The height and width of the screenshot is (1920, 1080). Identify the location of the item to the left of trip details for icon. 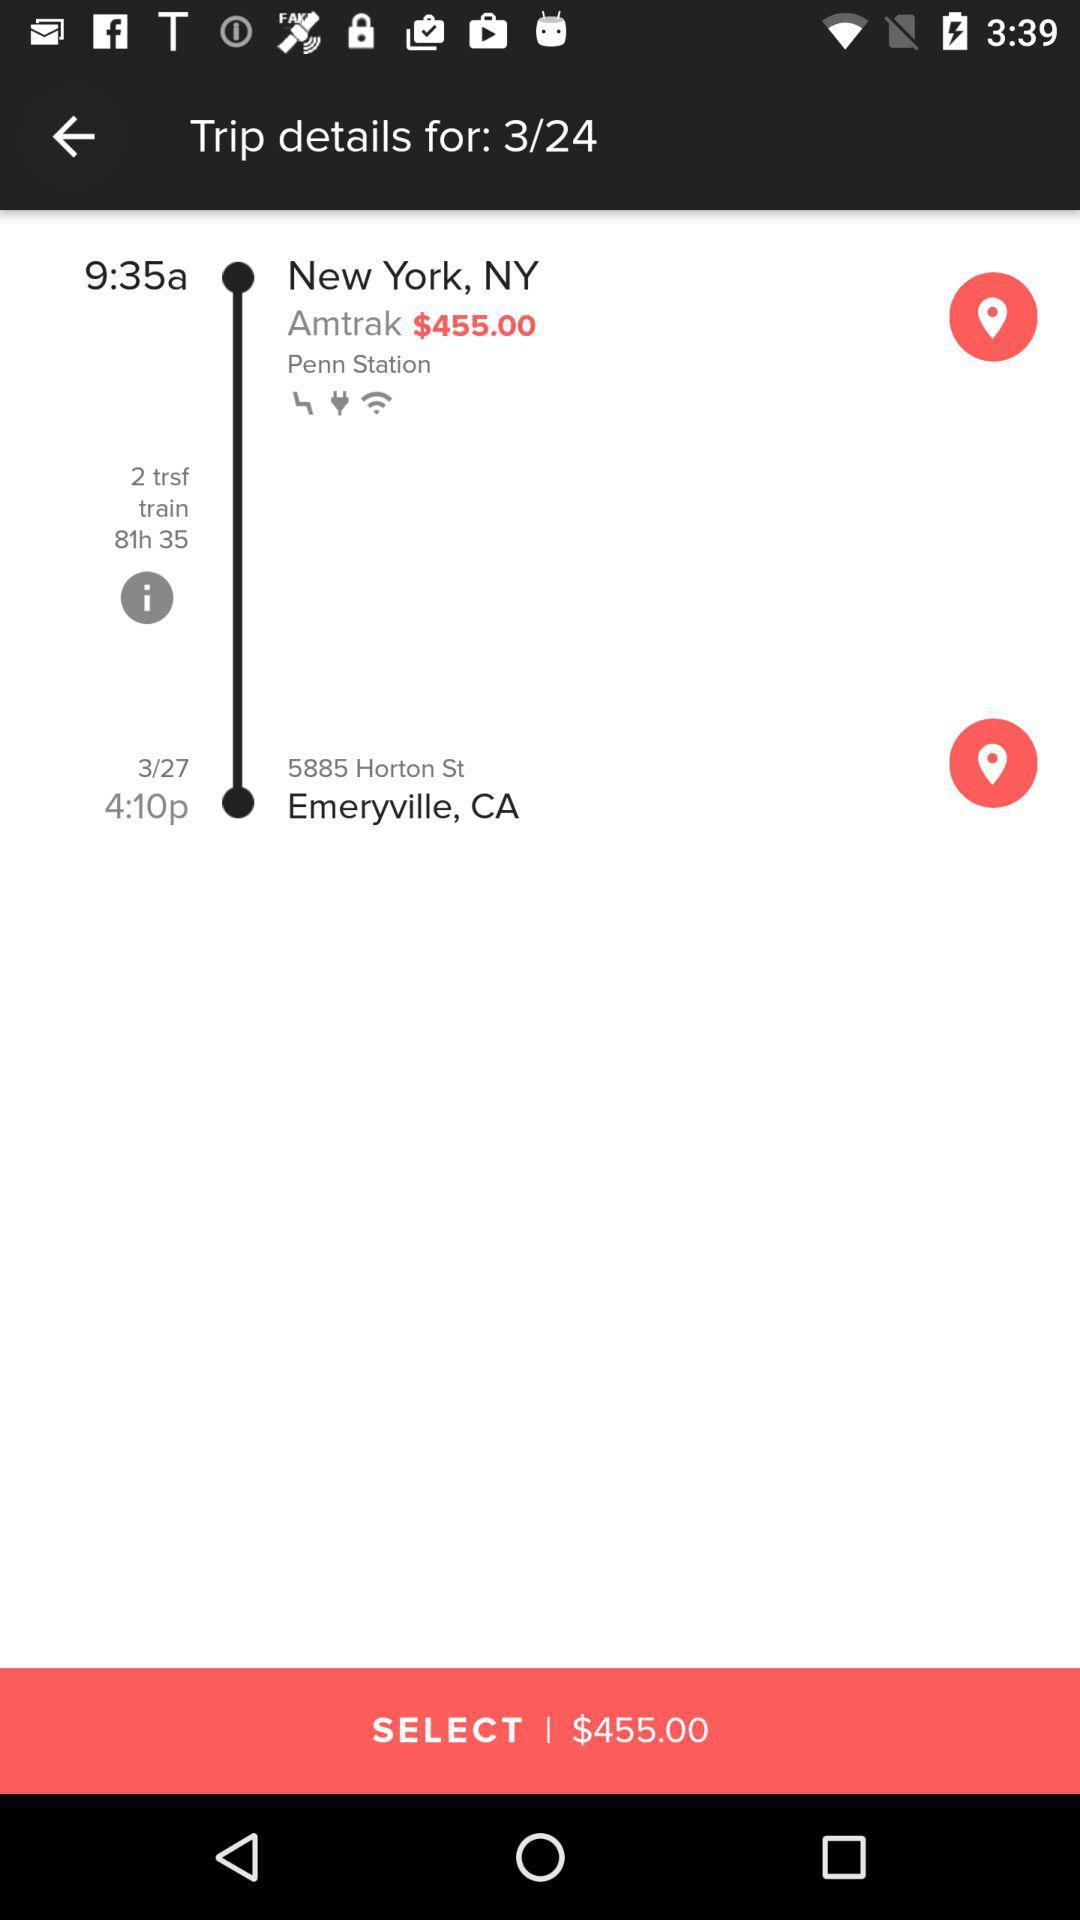
(72, 135).